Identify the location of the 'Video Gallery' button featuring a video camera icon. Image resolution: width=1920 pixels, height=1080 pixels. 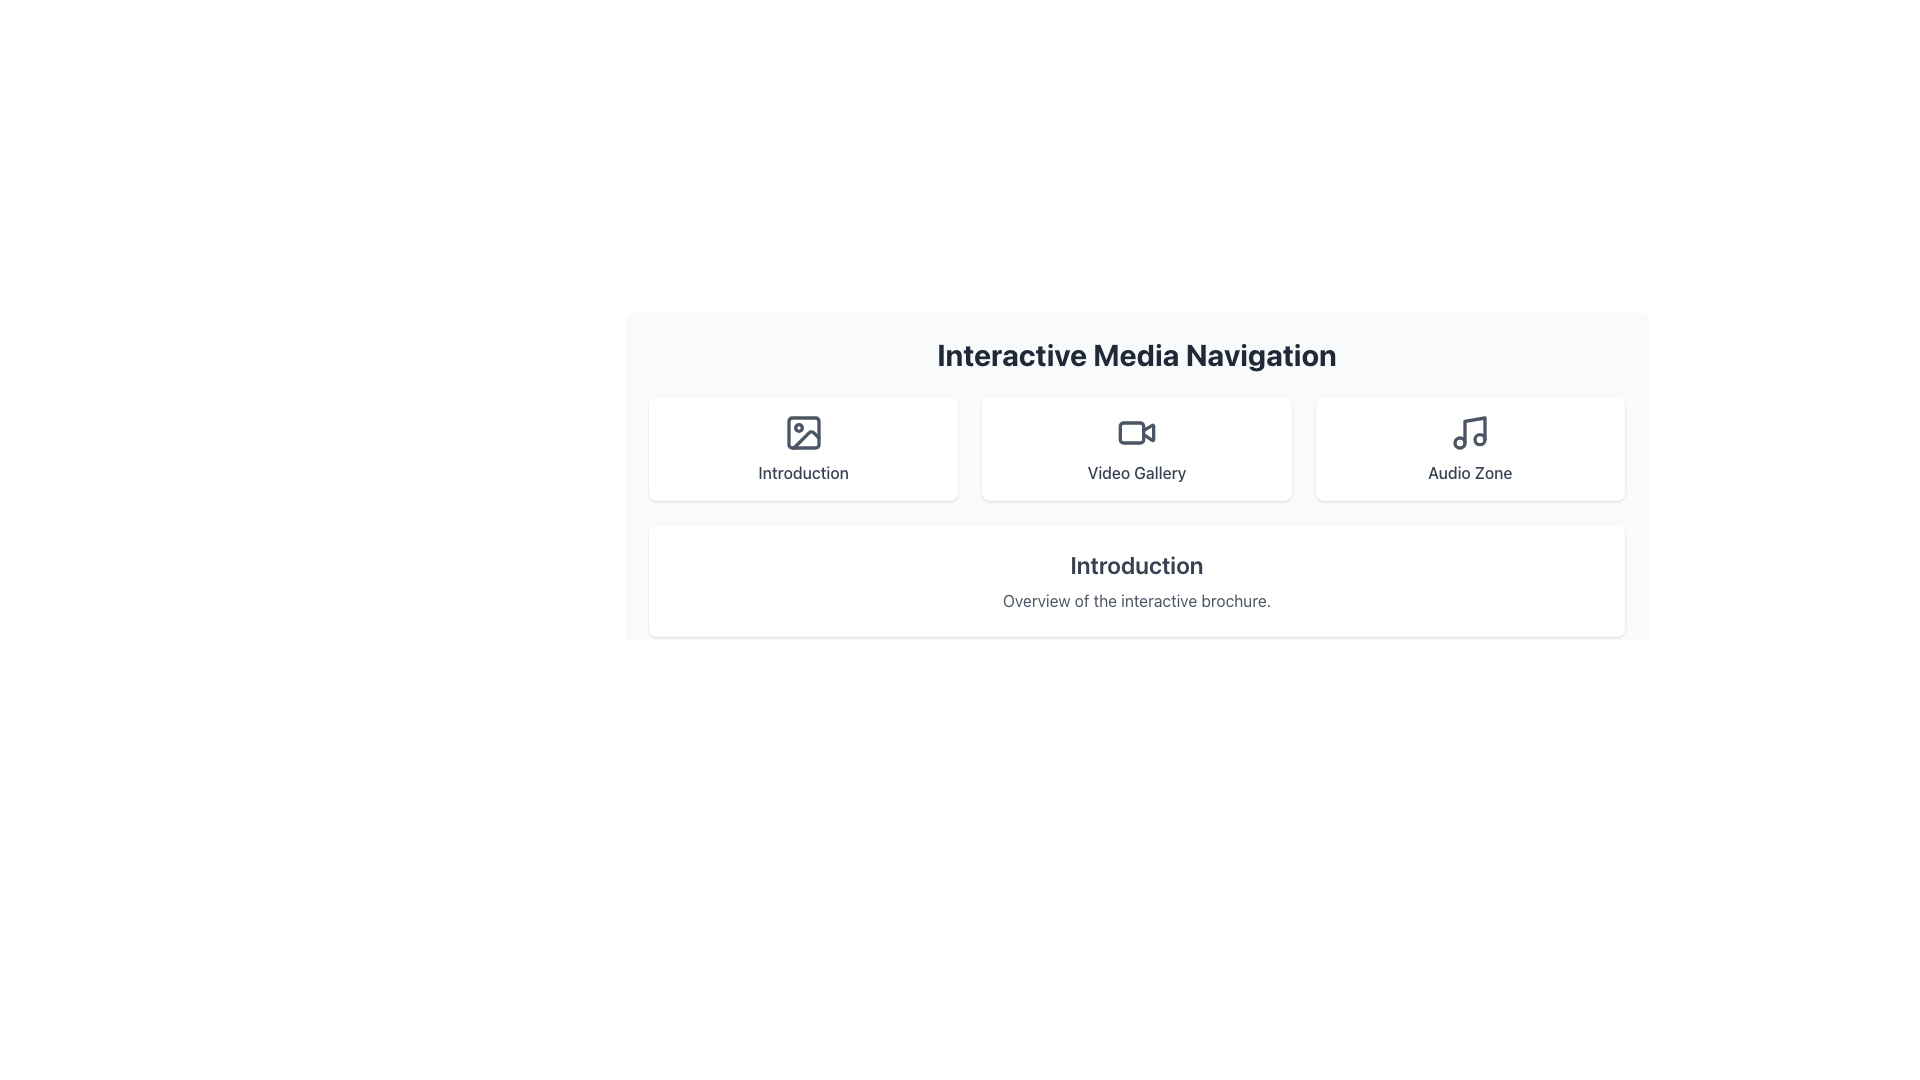
(1136, 447).